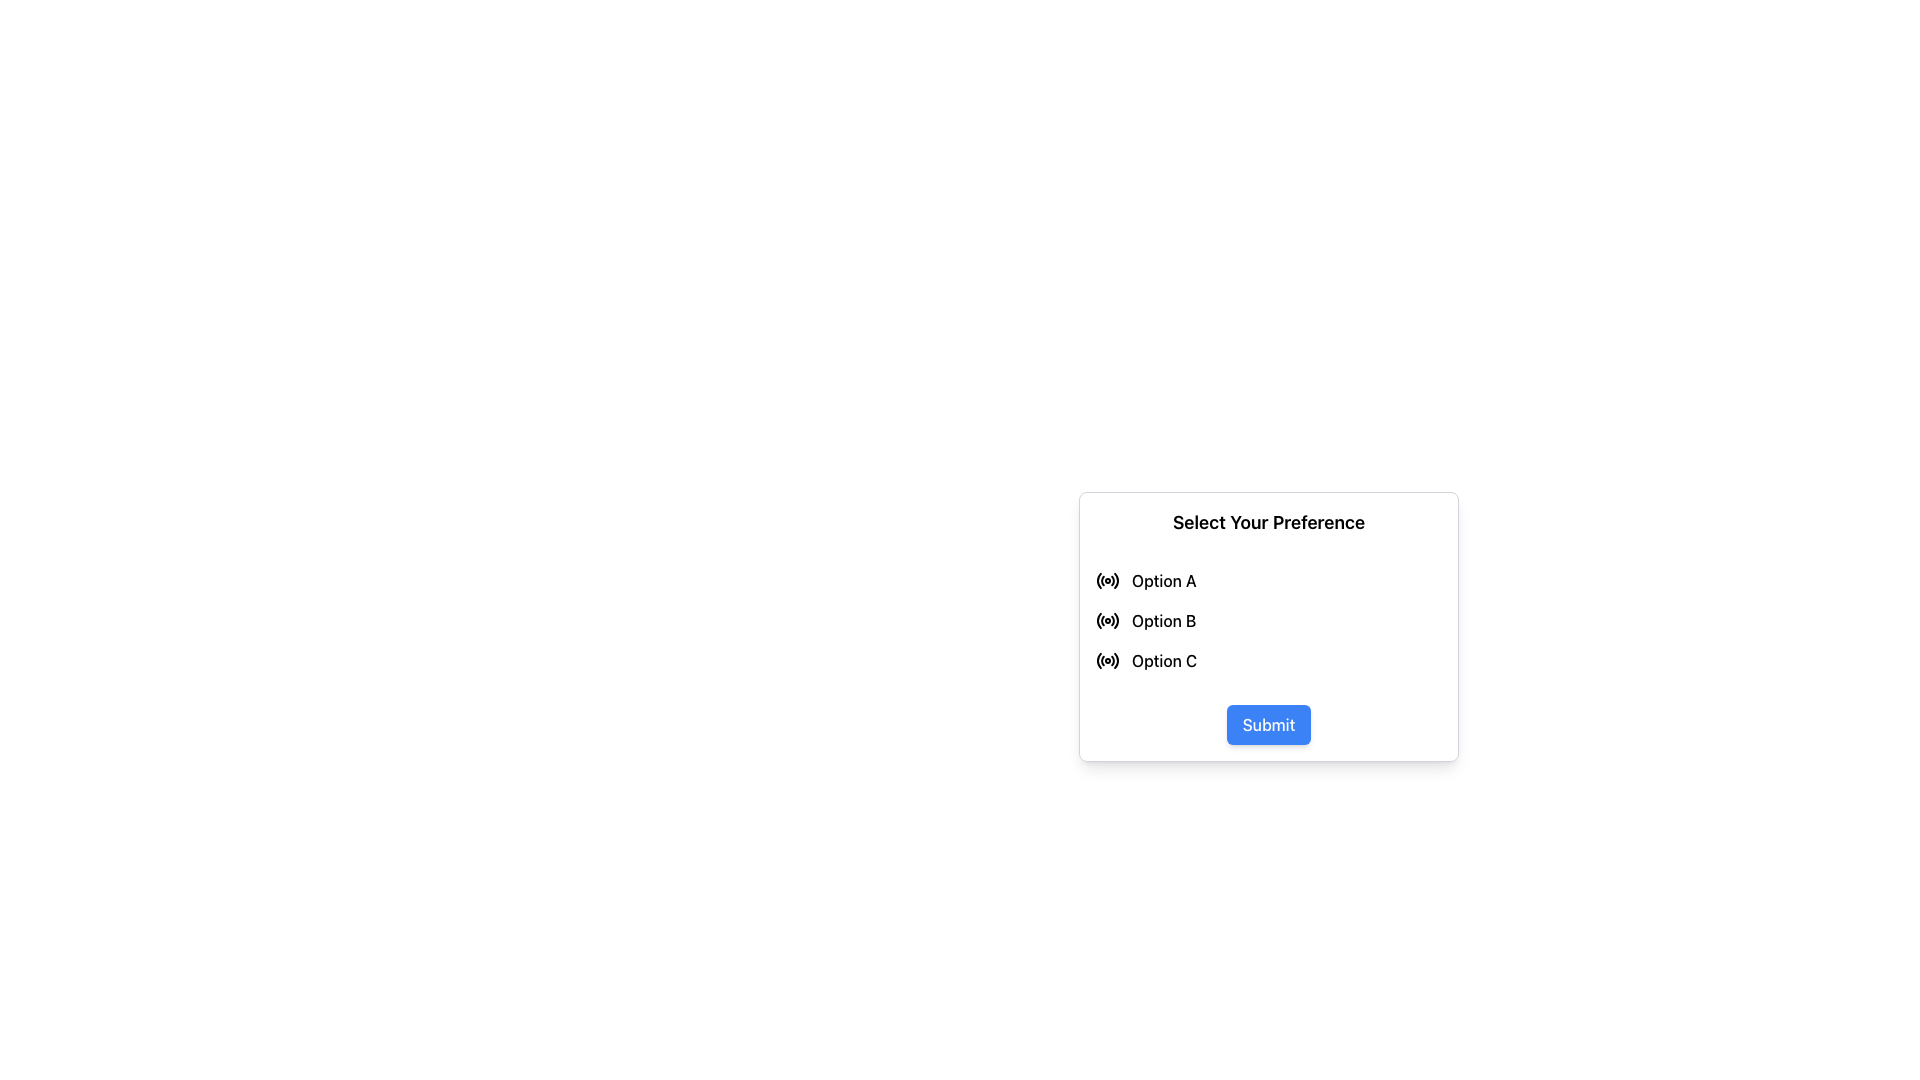 This screenshot has height=1080, width=1920. I want to click on the 'Submit' button which has a blue background and white text, located at the bottom-center of the preference selection card, so click(1267, 725).